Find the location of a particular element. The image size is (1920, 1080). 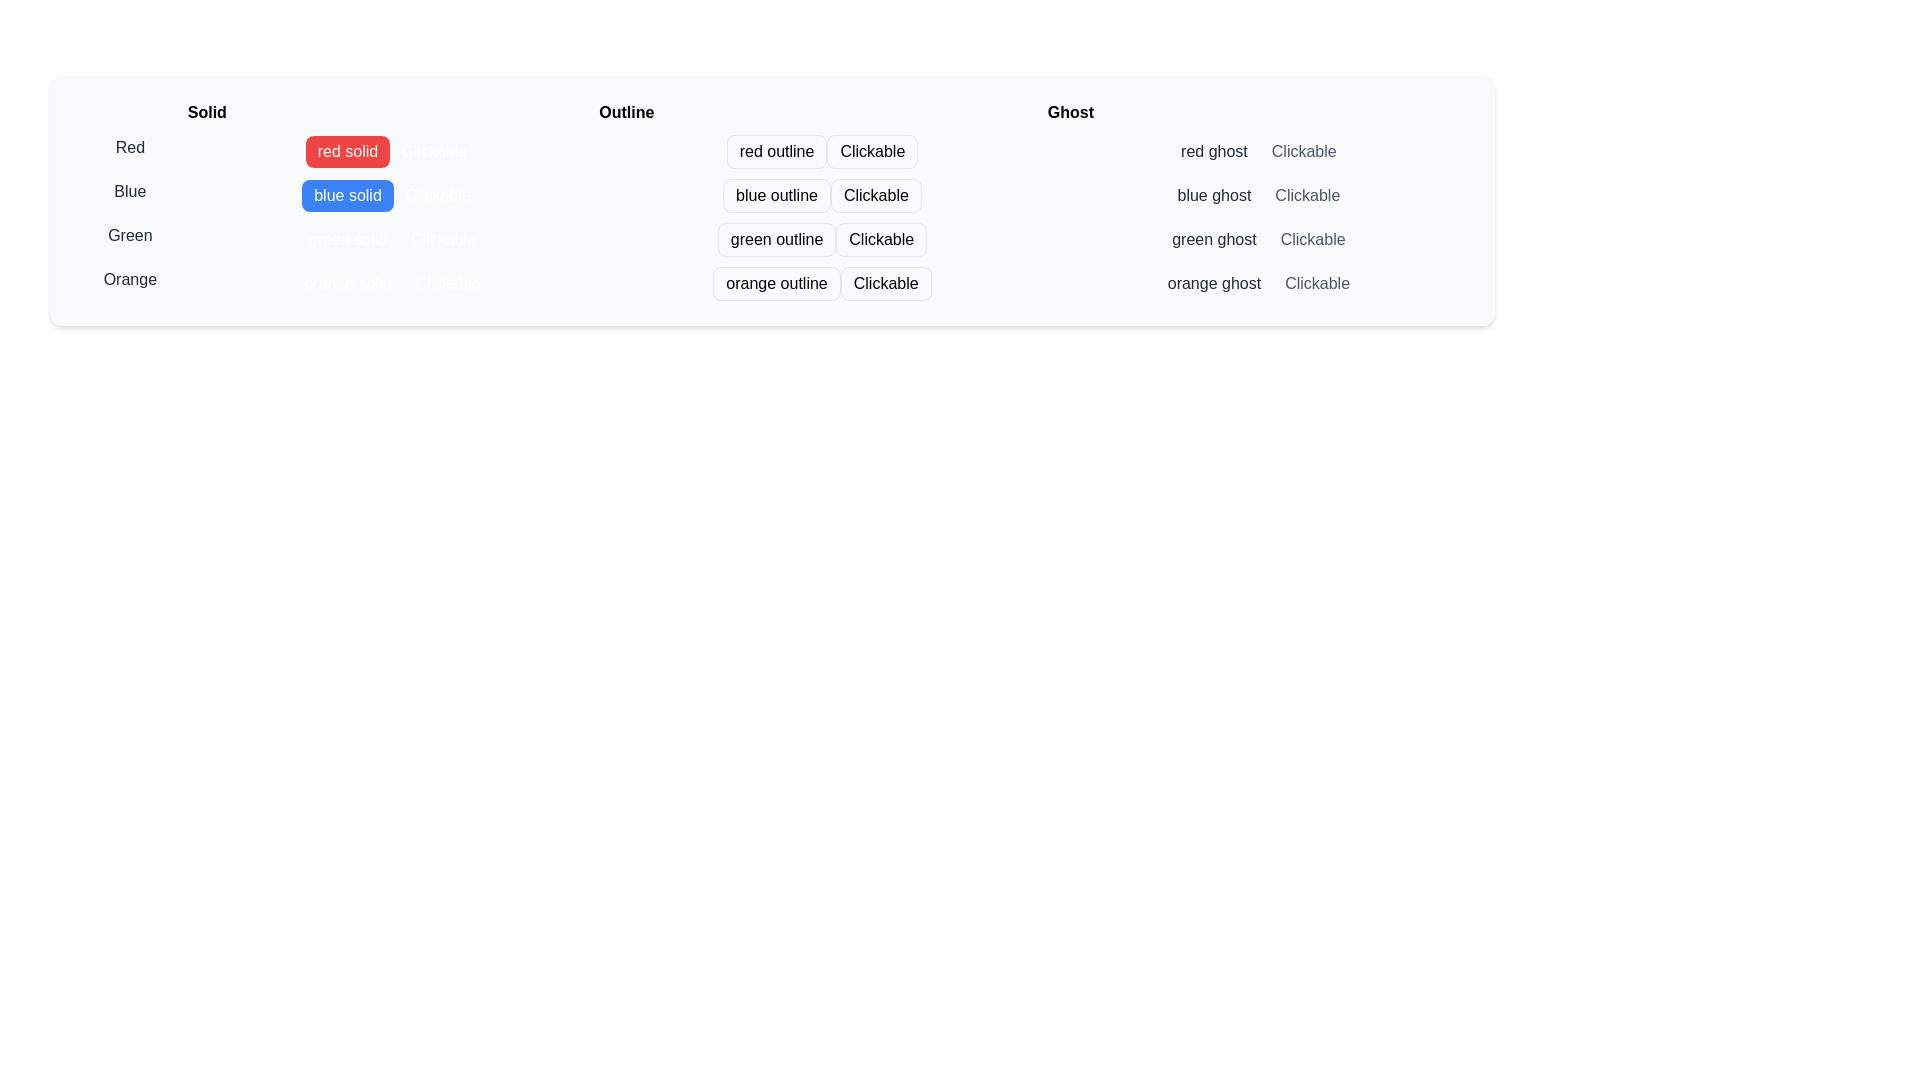

the button-like text labeled 'Clickable', which is a rounded rectangular shape with gray font color, located in the 'Ghost' table row to the right of the 'orange ghost' text is located at coordinates (1317, 284).